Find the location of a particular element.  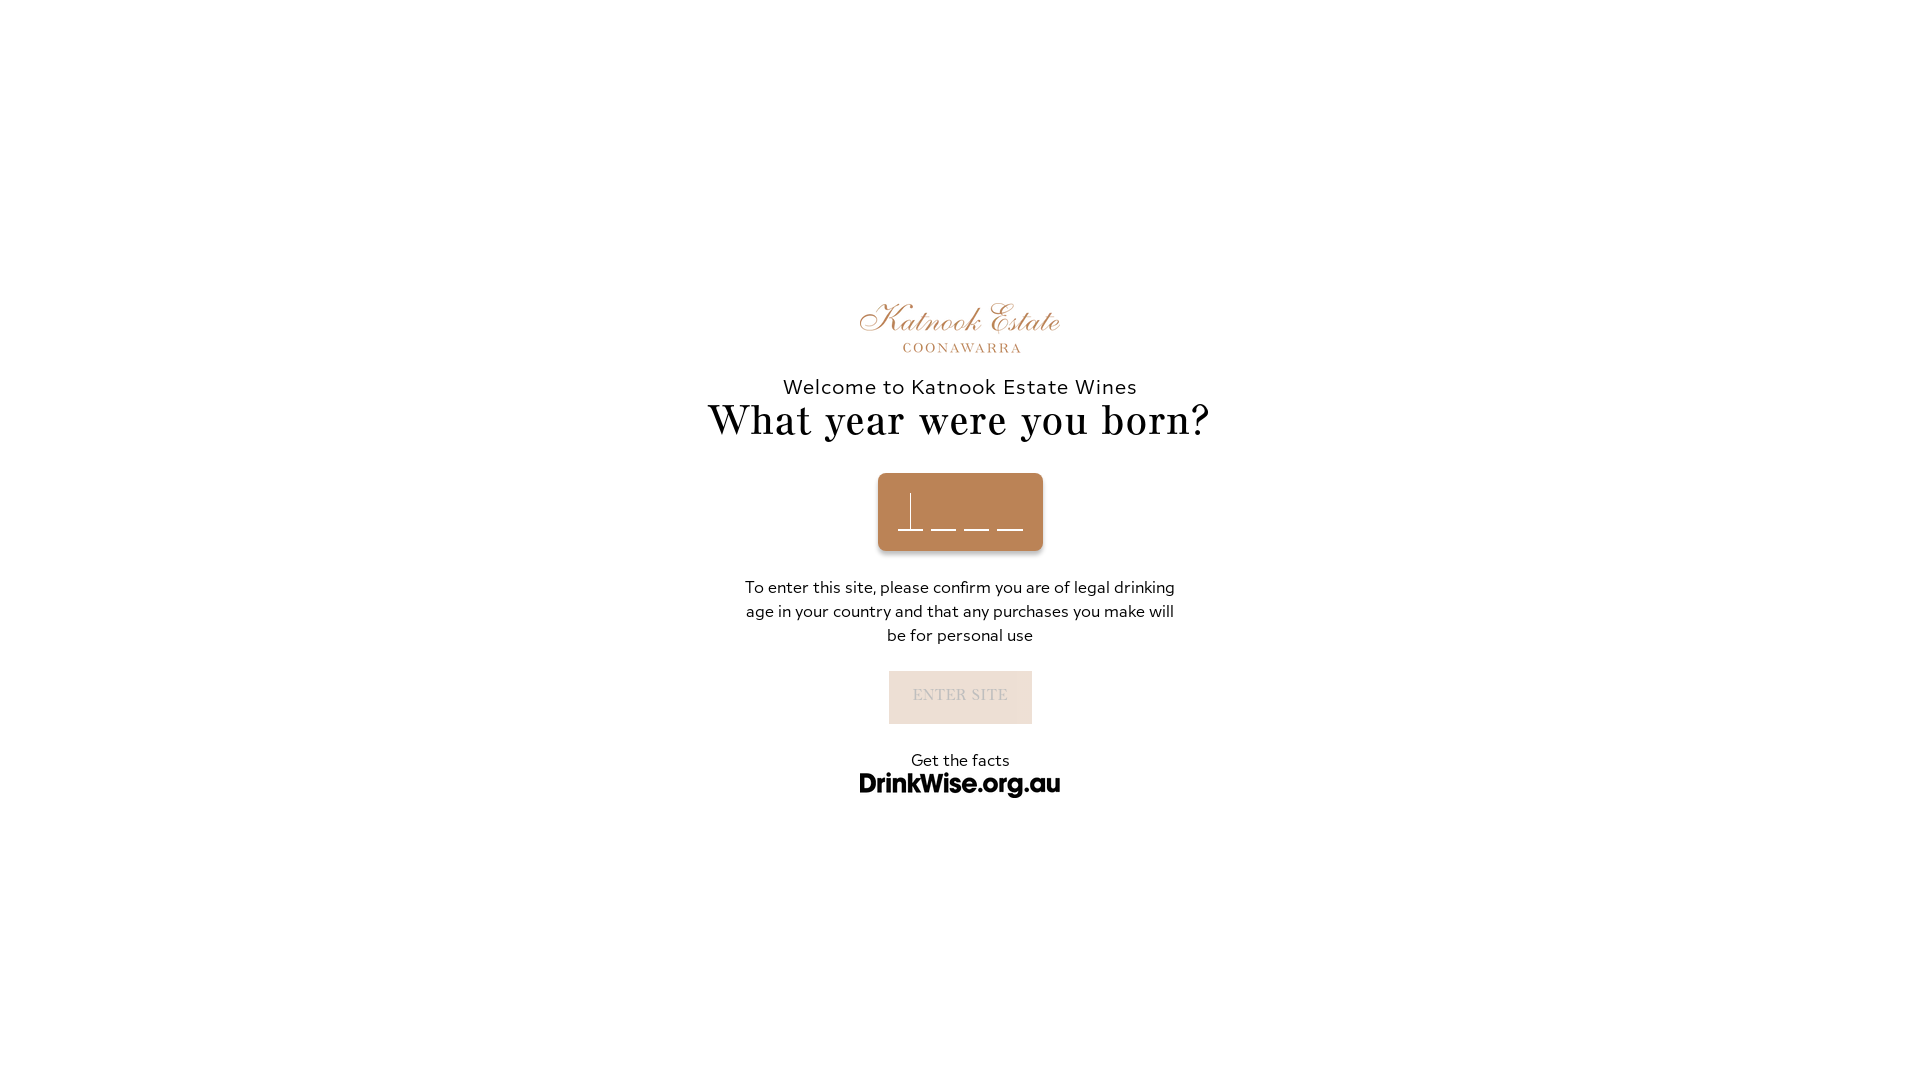

'Shopping Cart' is located at coordinates (1616, 95).